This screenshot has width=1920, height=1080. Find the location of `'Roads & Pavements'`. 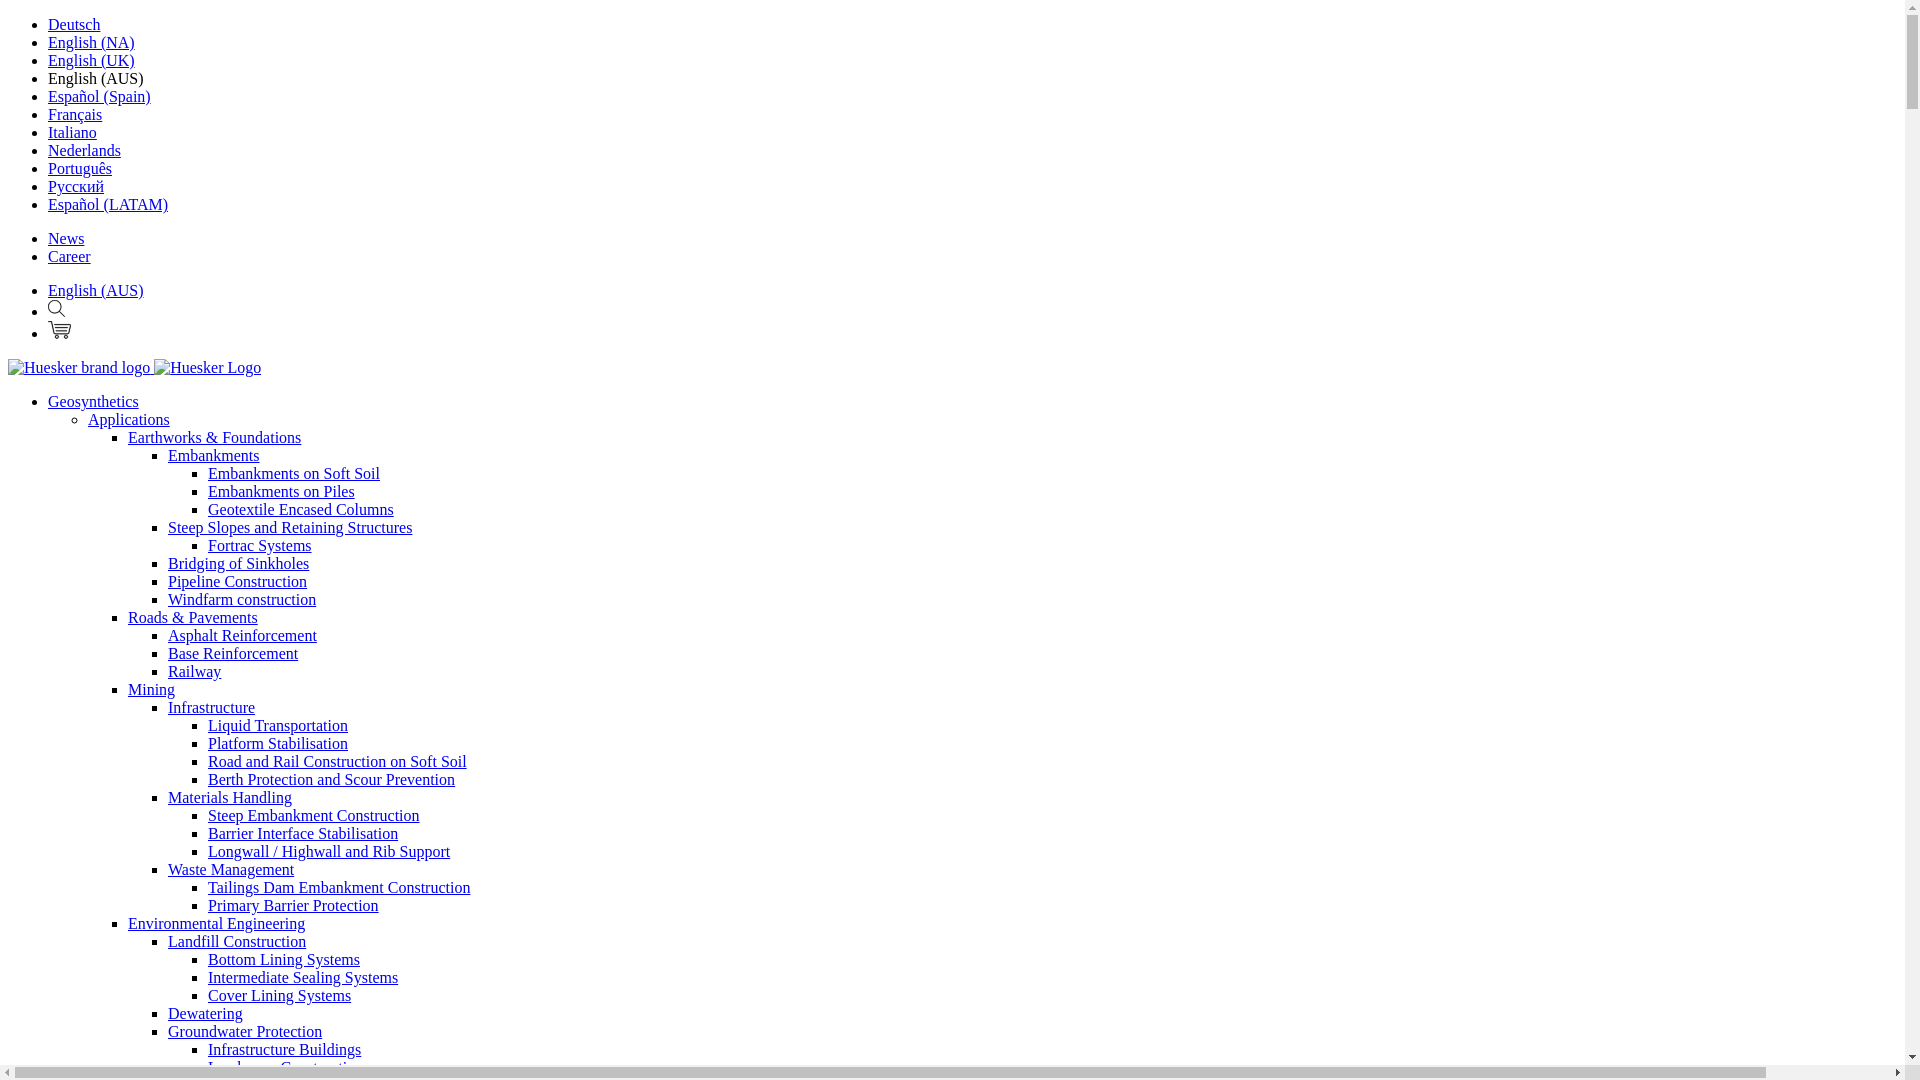

'Roads & Pavements' is located at coordinates (192, 616).